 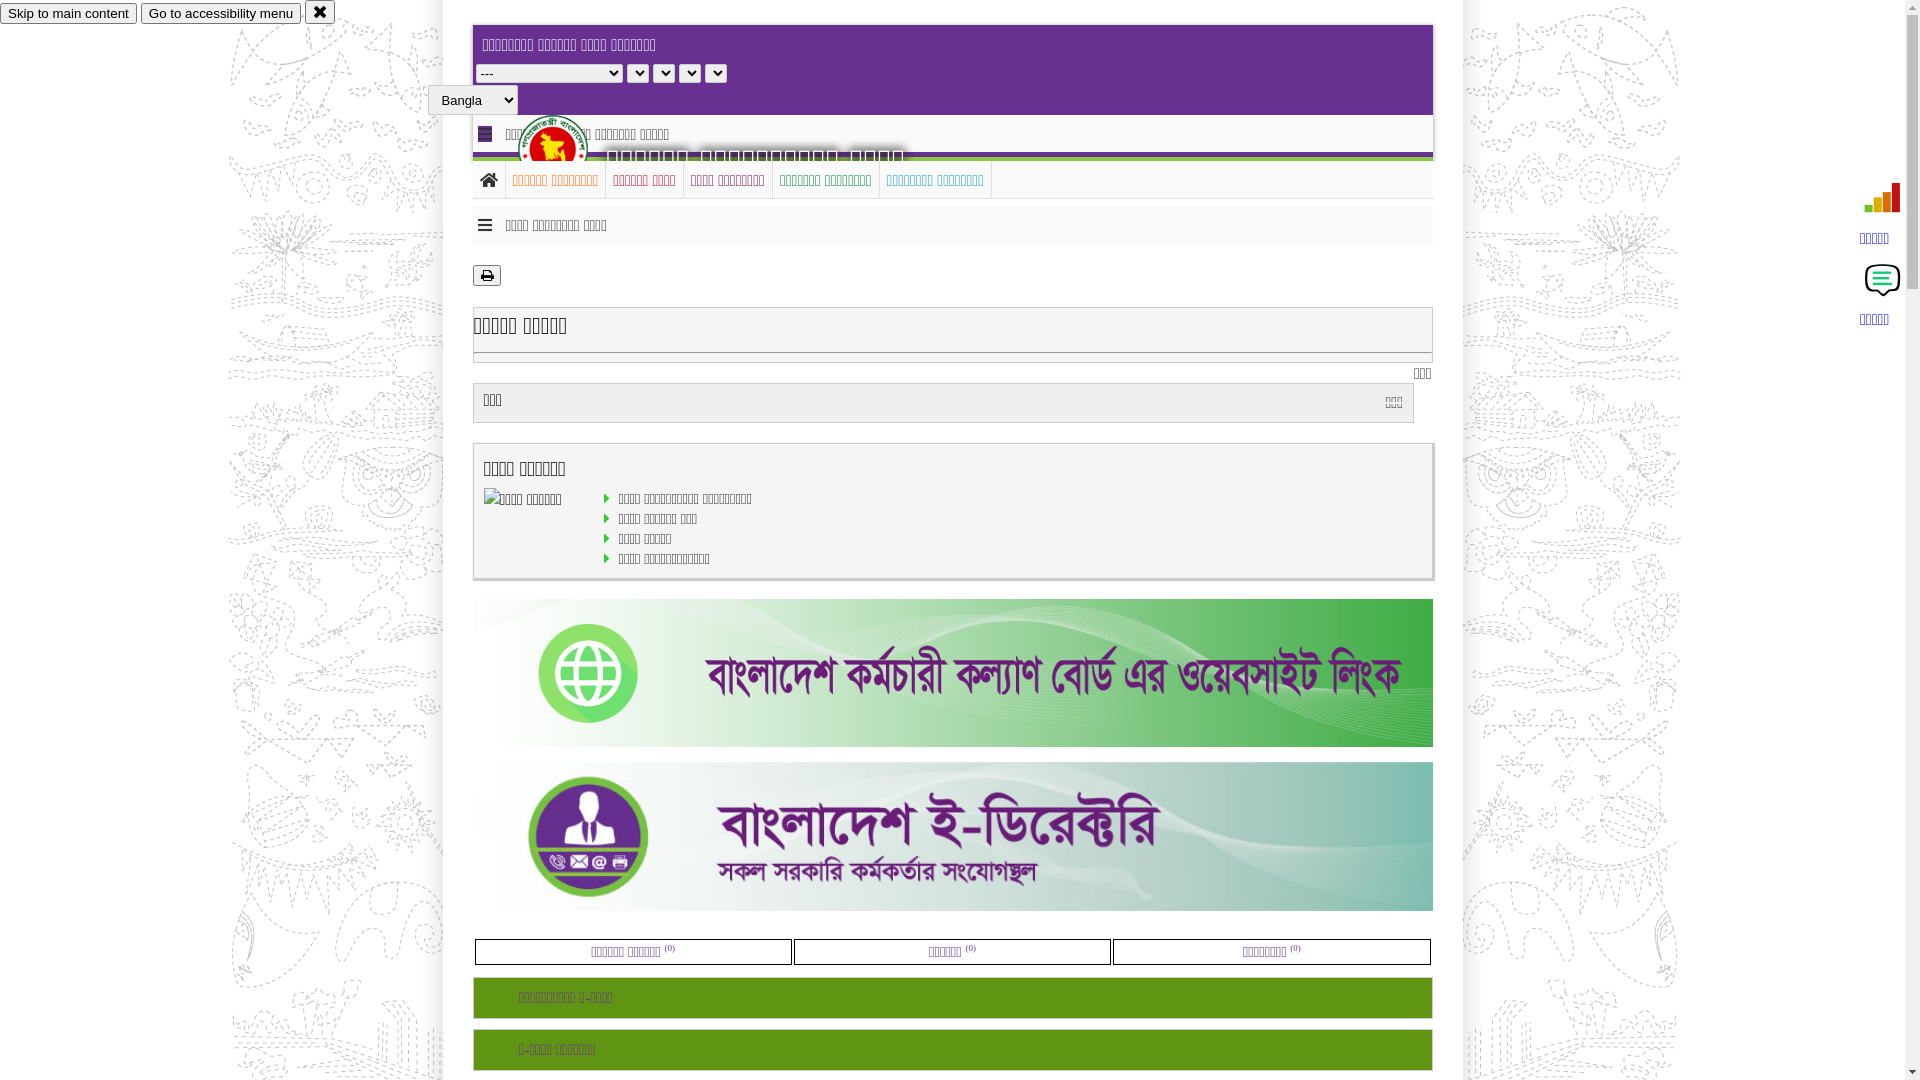 I want to click on ', so click(x=569, y=148).